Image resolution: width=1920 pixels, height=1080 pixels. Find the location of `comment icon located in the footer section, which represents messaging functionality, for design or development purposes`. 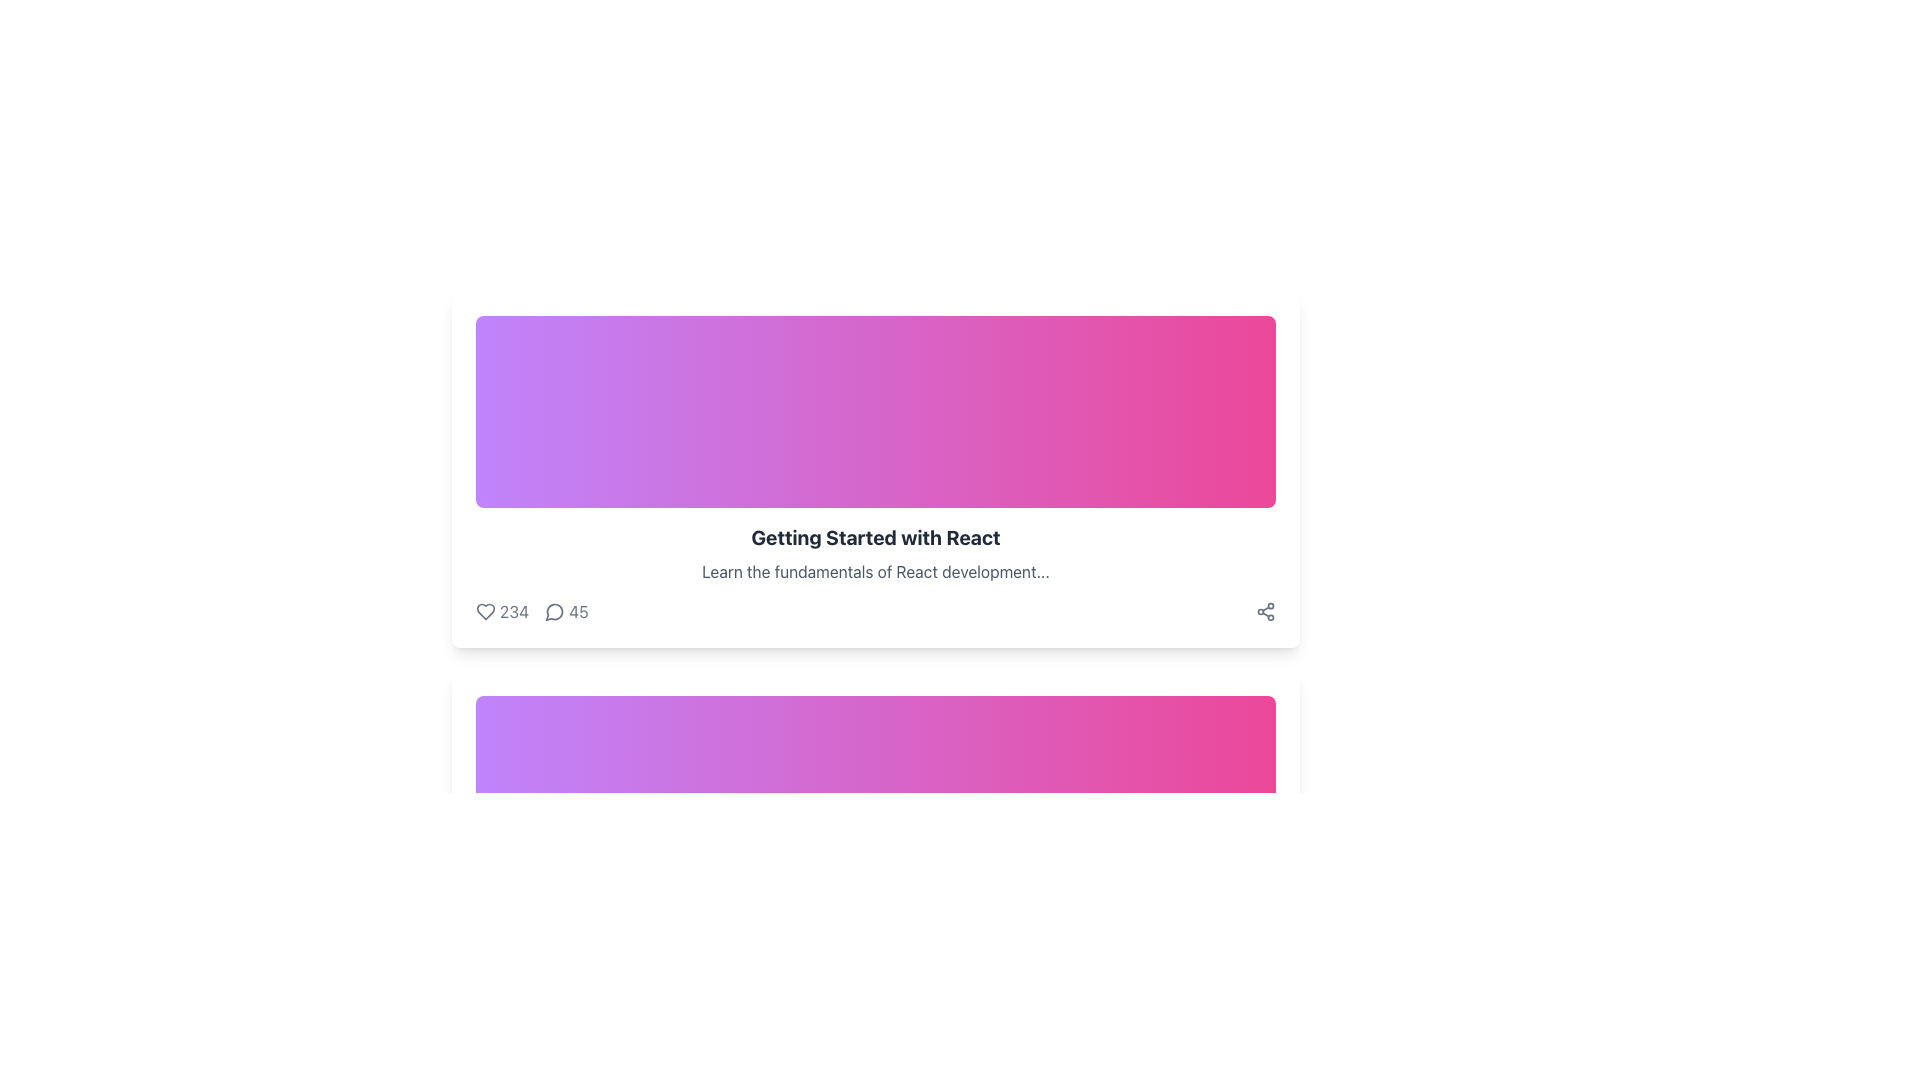

comment icon located in the footer section, which represents messaging functionality, for design or development purposes is located at coordinates (551, 992).